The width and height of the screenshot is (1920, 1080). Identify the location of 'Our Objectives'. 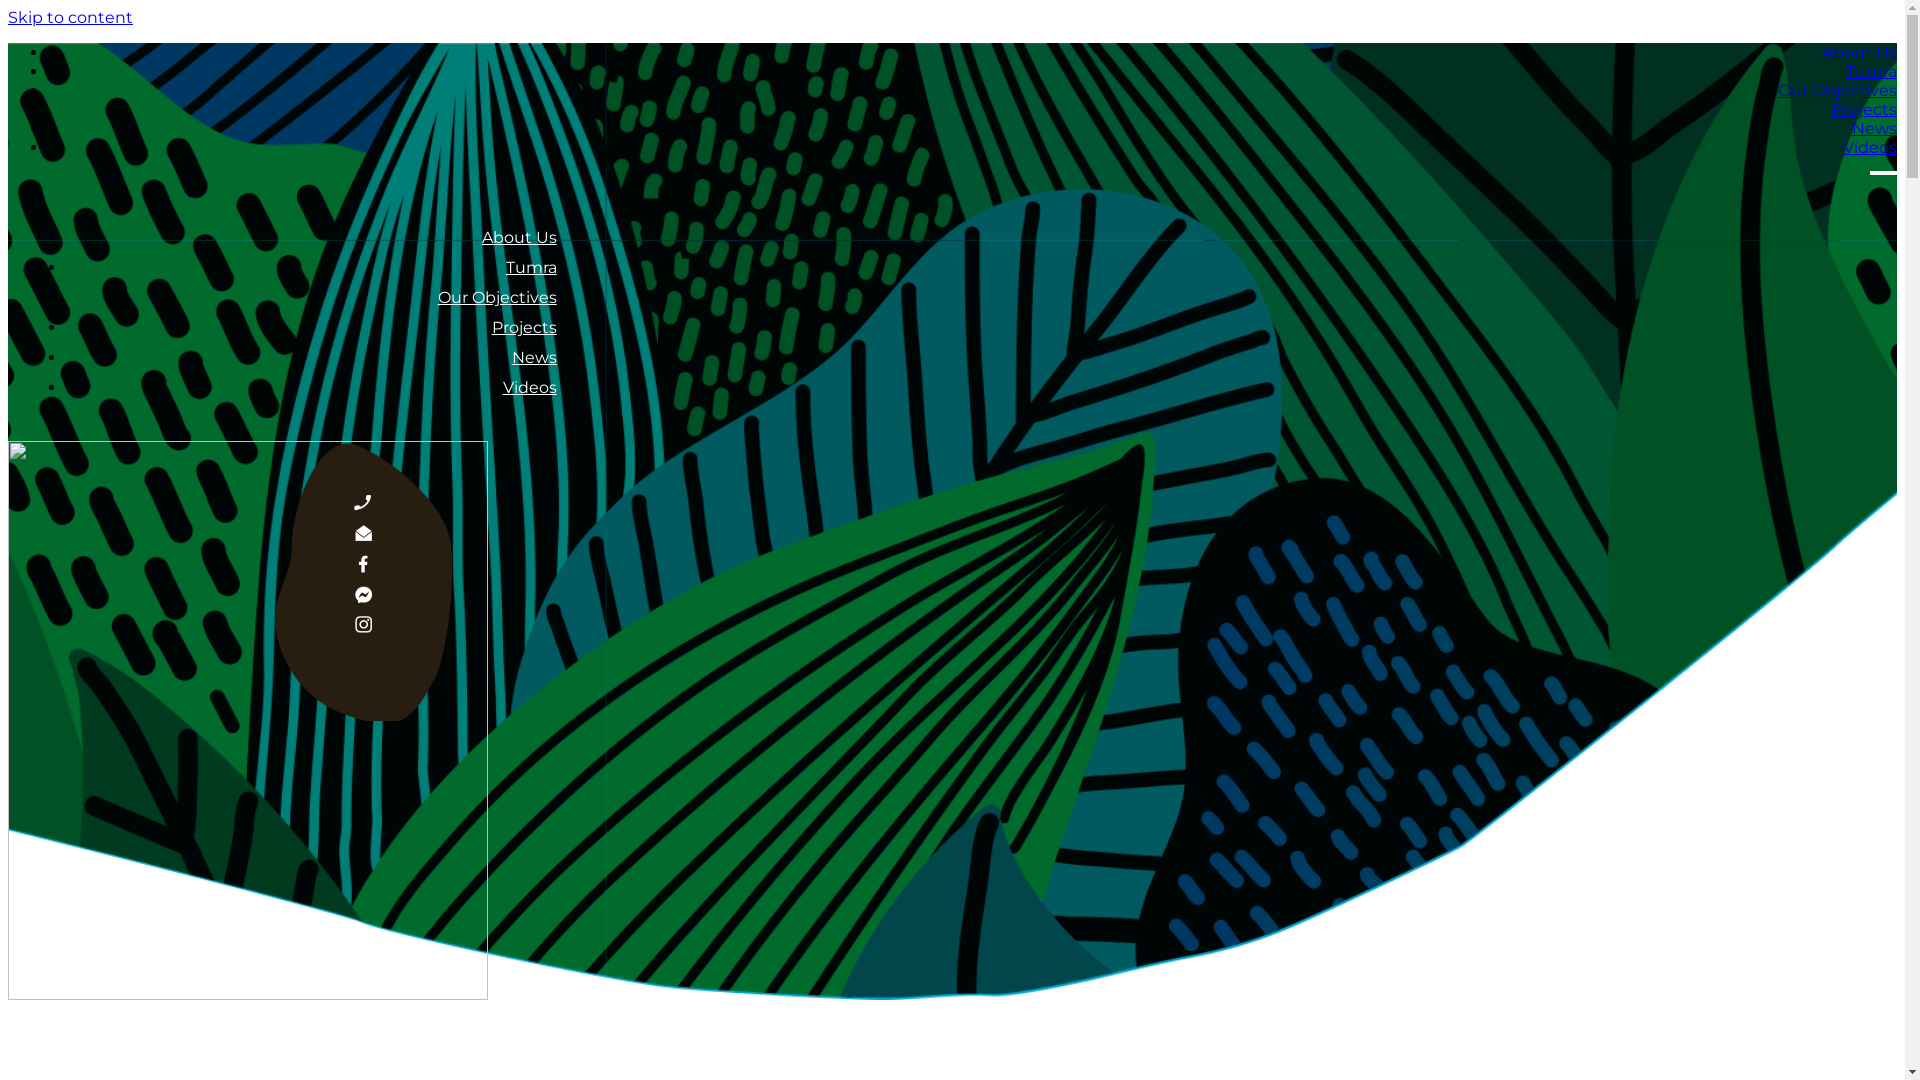
(497, 292).